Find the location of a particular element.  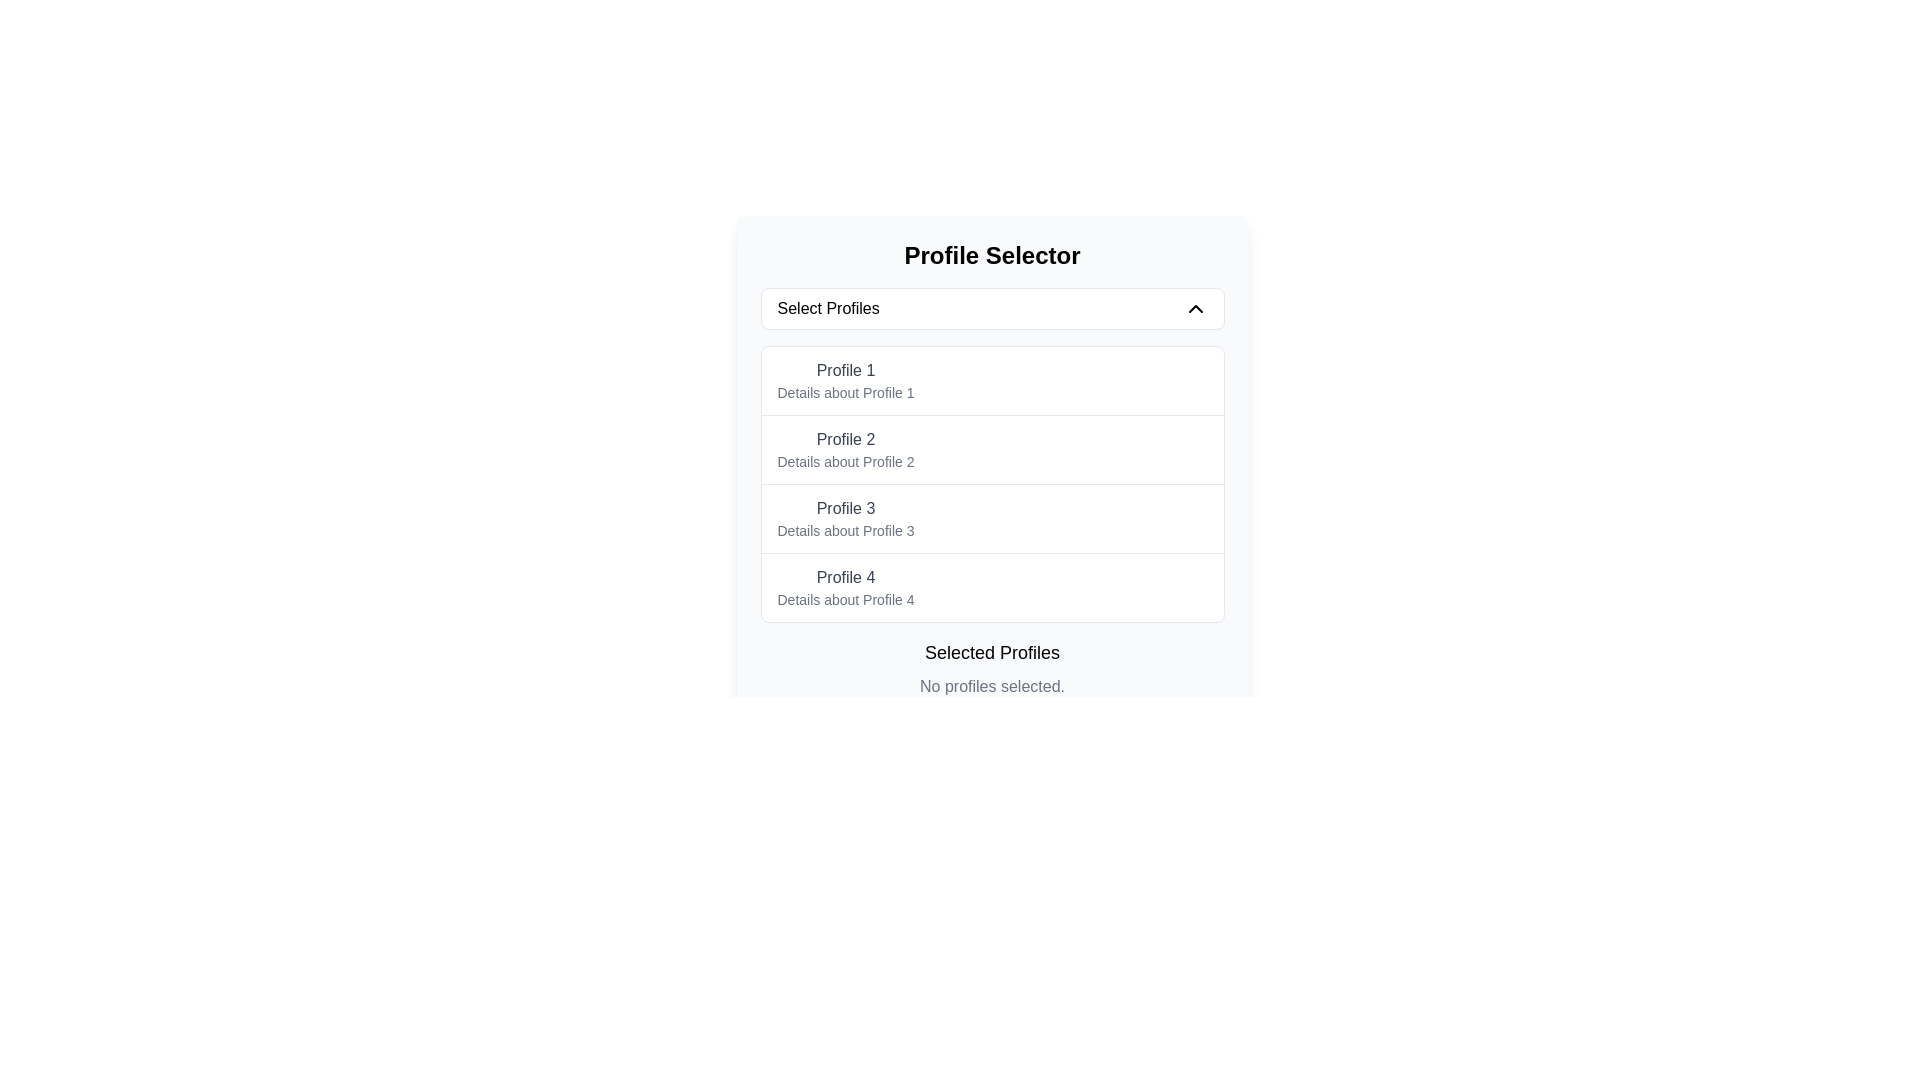

the second item in the profile list titled 'Profile Selector', which displays 'Profile 2' and 'Details about Profile 2' is located at coordinates (992, 469).